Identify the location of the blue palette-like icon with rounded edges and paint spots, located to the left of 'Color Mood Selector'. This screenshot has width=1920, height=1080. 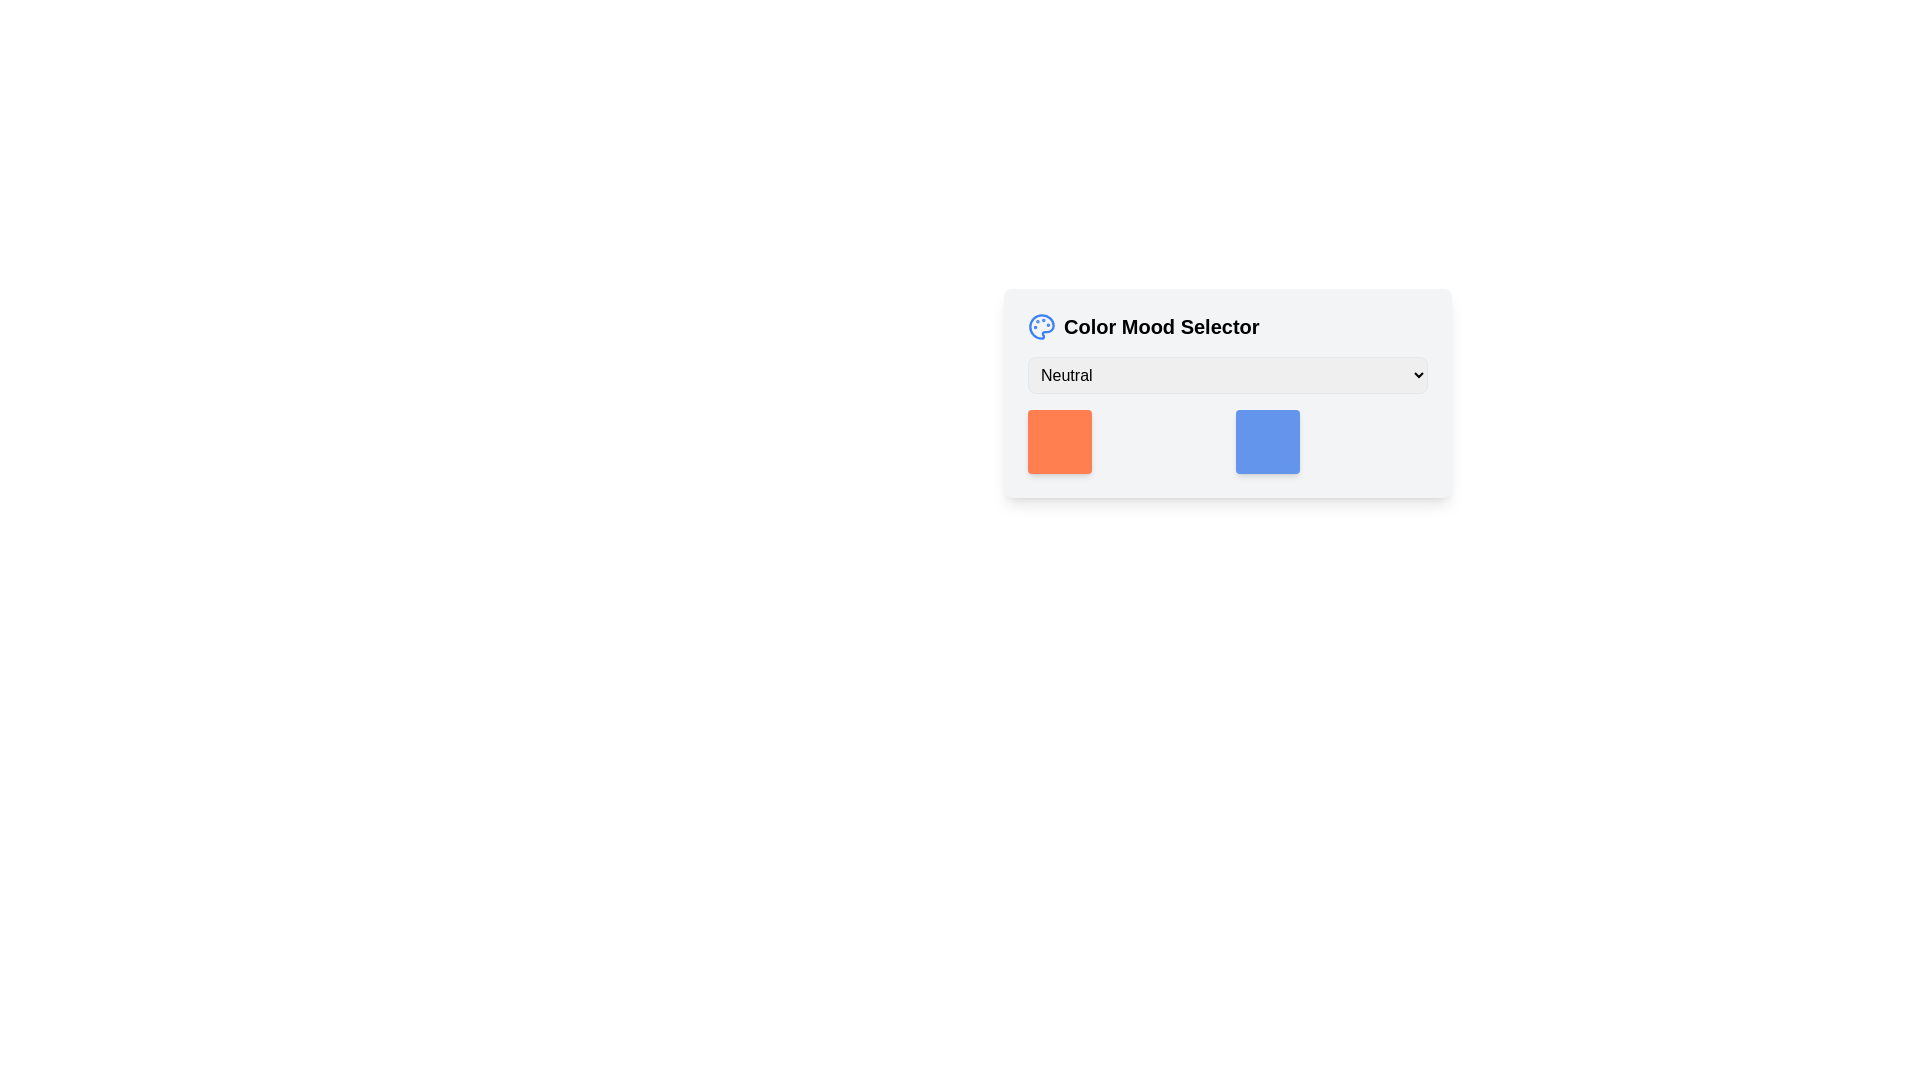
(1040, 326).